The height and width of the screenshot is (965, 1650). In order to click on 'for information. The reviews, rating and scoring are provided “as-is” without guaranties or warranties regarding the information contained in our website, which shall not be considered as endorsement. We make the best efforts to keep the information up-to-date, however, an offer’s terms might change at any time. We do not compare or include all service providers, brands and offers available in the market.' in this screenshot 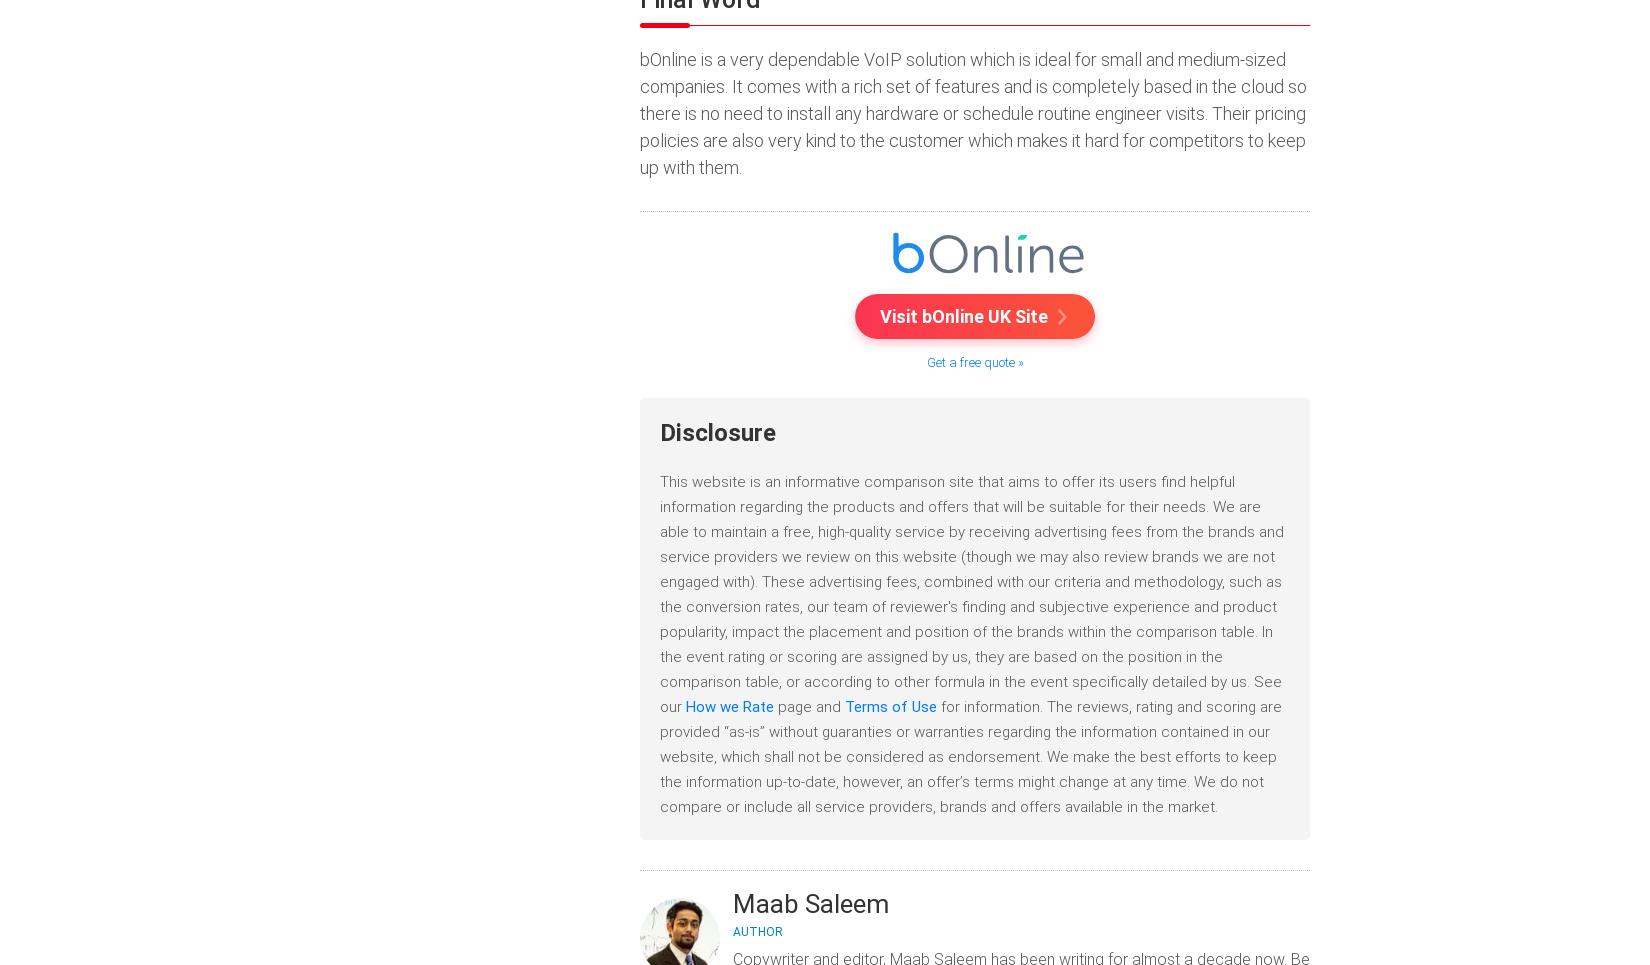, I will do `click(971, 754)`.